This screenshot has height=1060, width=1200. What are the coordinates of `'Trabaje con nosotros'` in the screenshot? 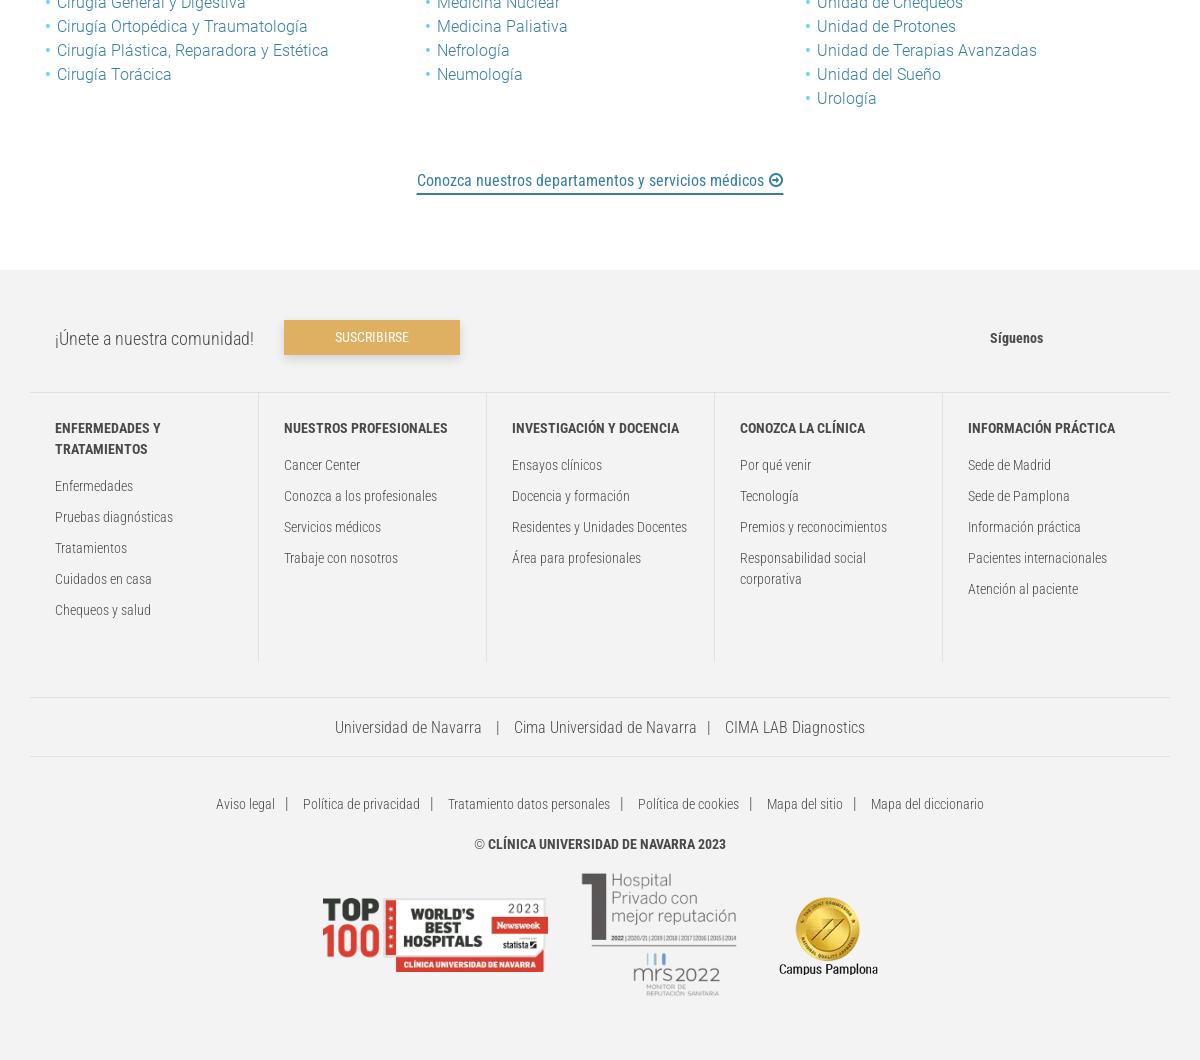 It's located at (283, 557).